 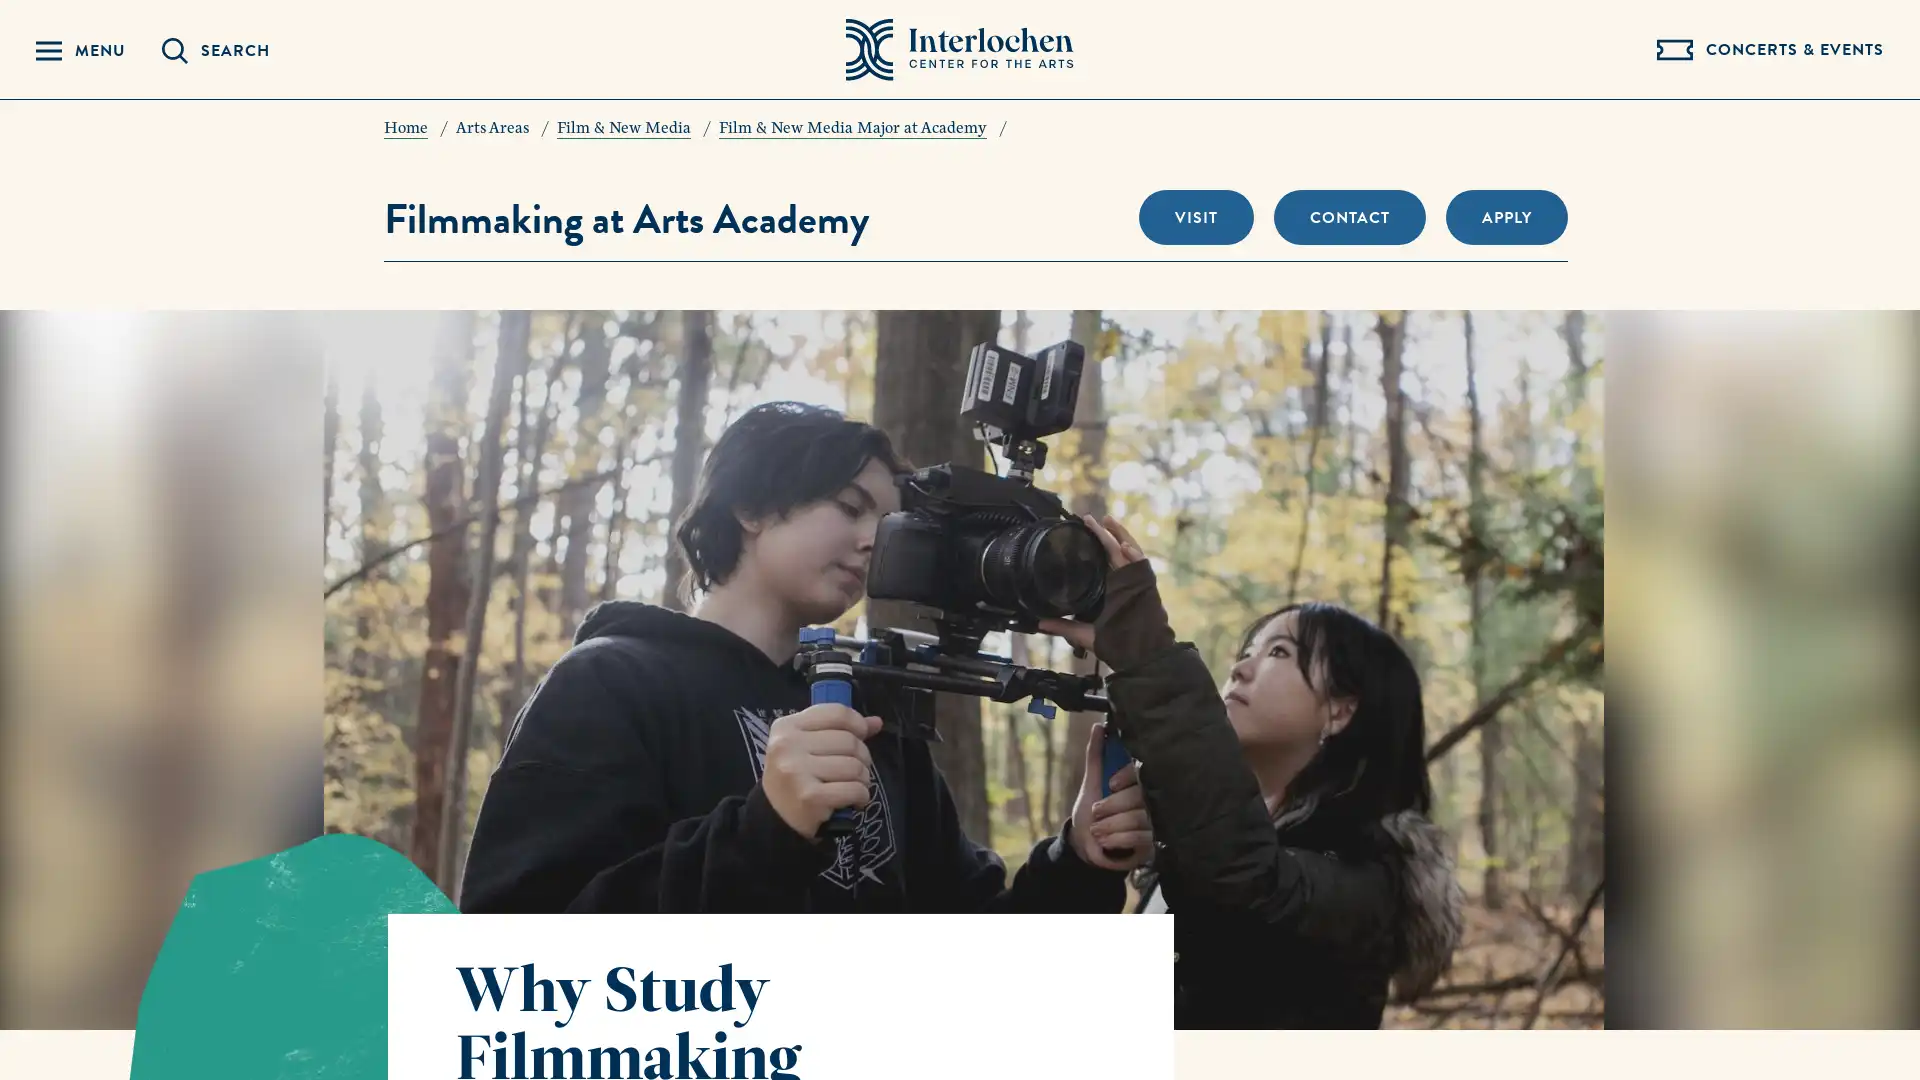 What do you see at coordinates (216, 49) in the screenshot?
I see `Reveal Search` at bounding box center [216, 49].